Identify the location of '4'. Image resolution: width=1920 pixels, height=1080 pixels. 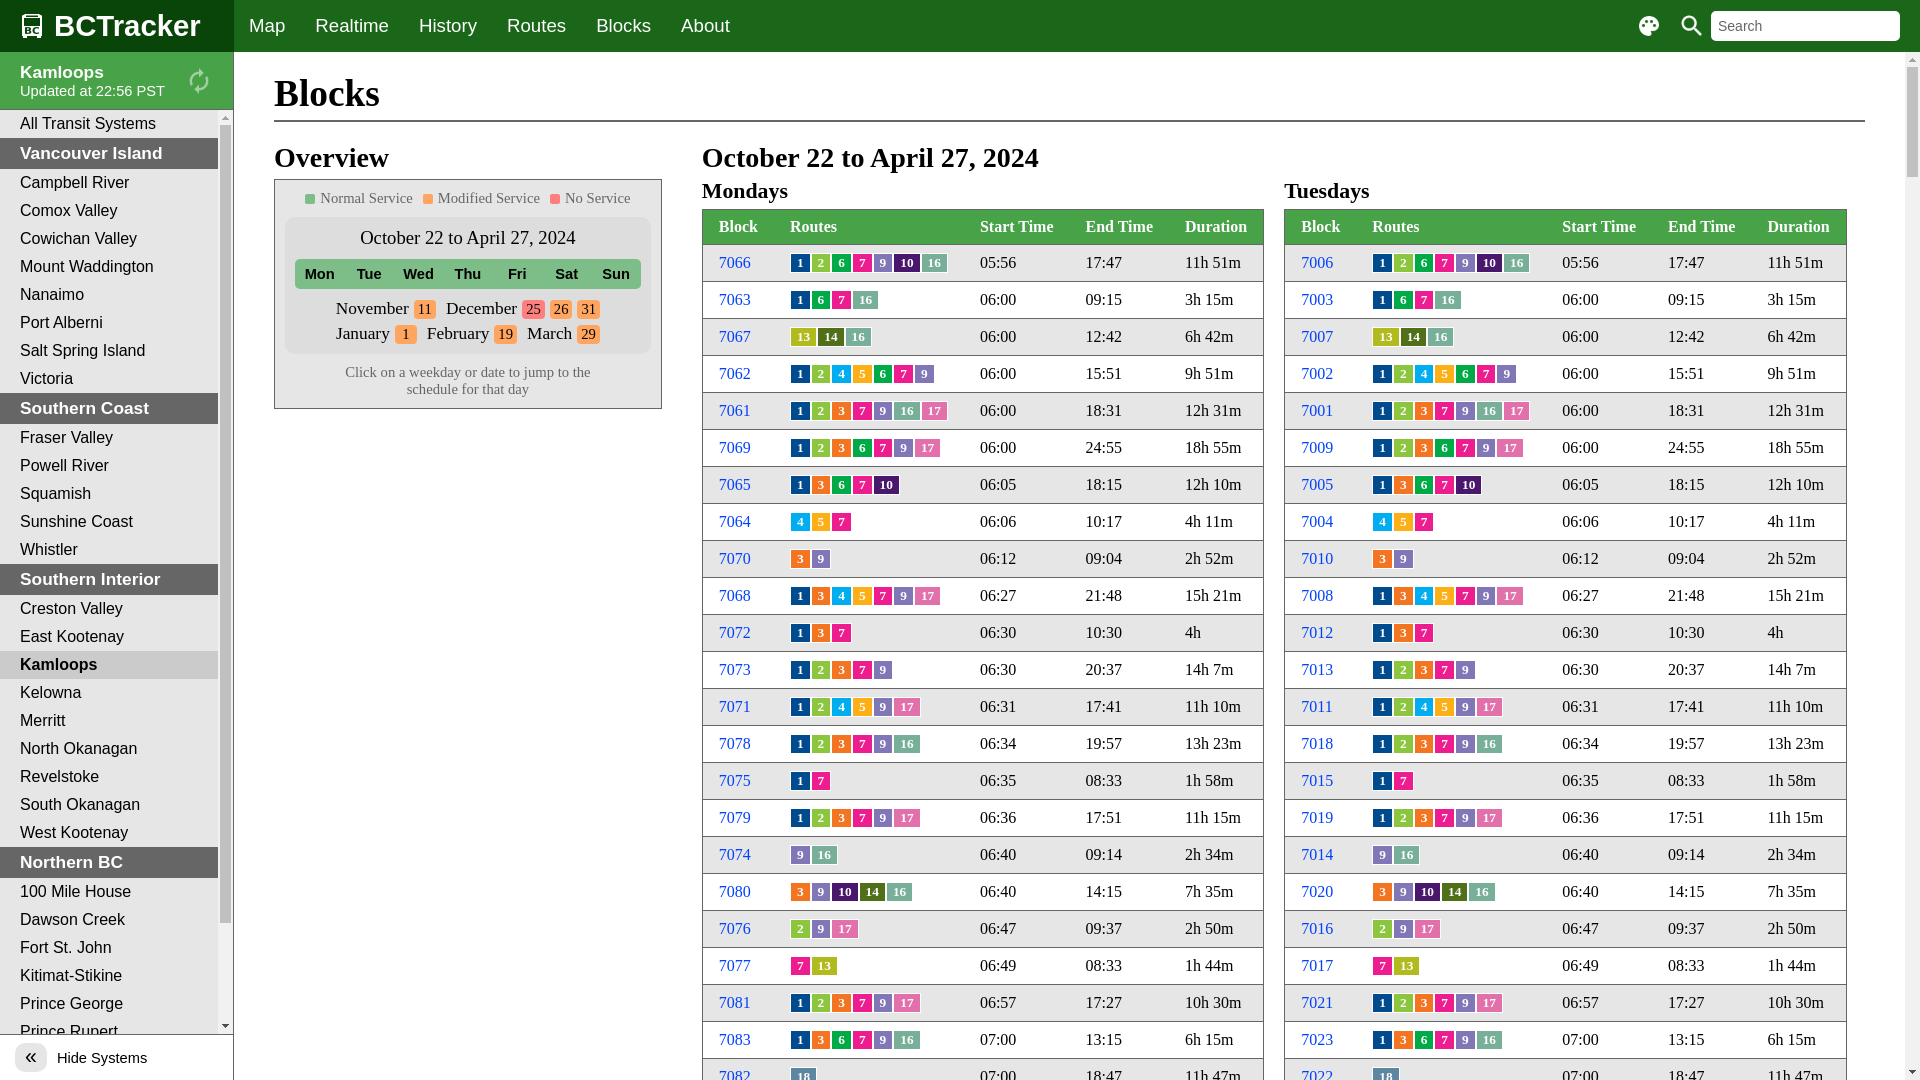
(841, 705).